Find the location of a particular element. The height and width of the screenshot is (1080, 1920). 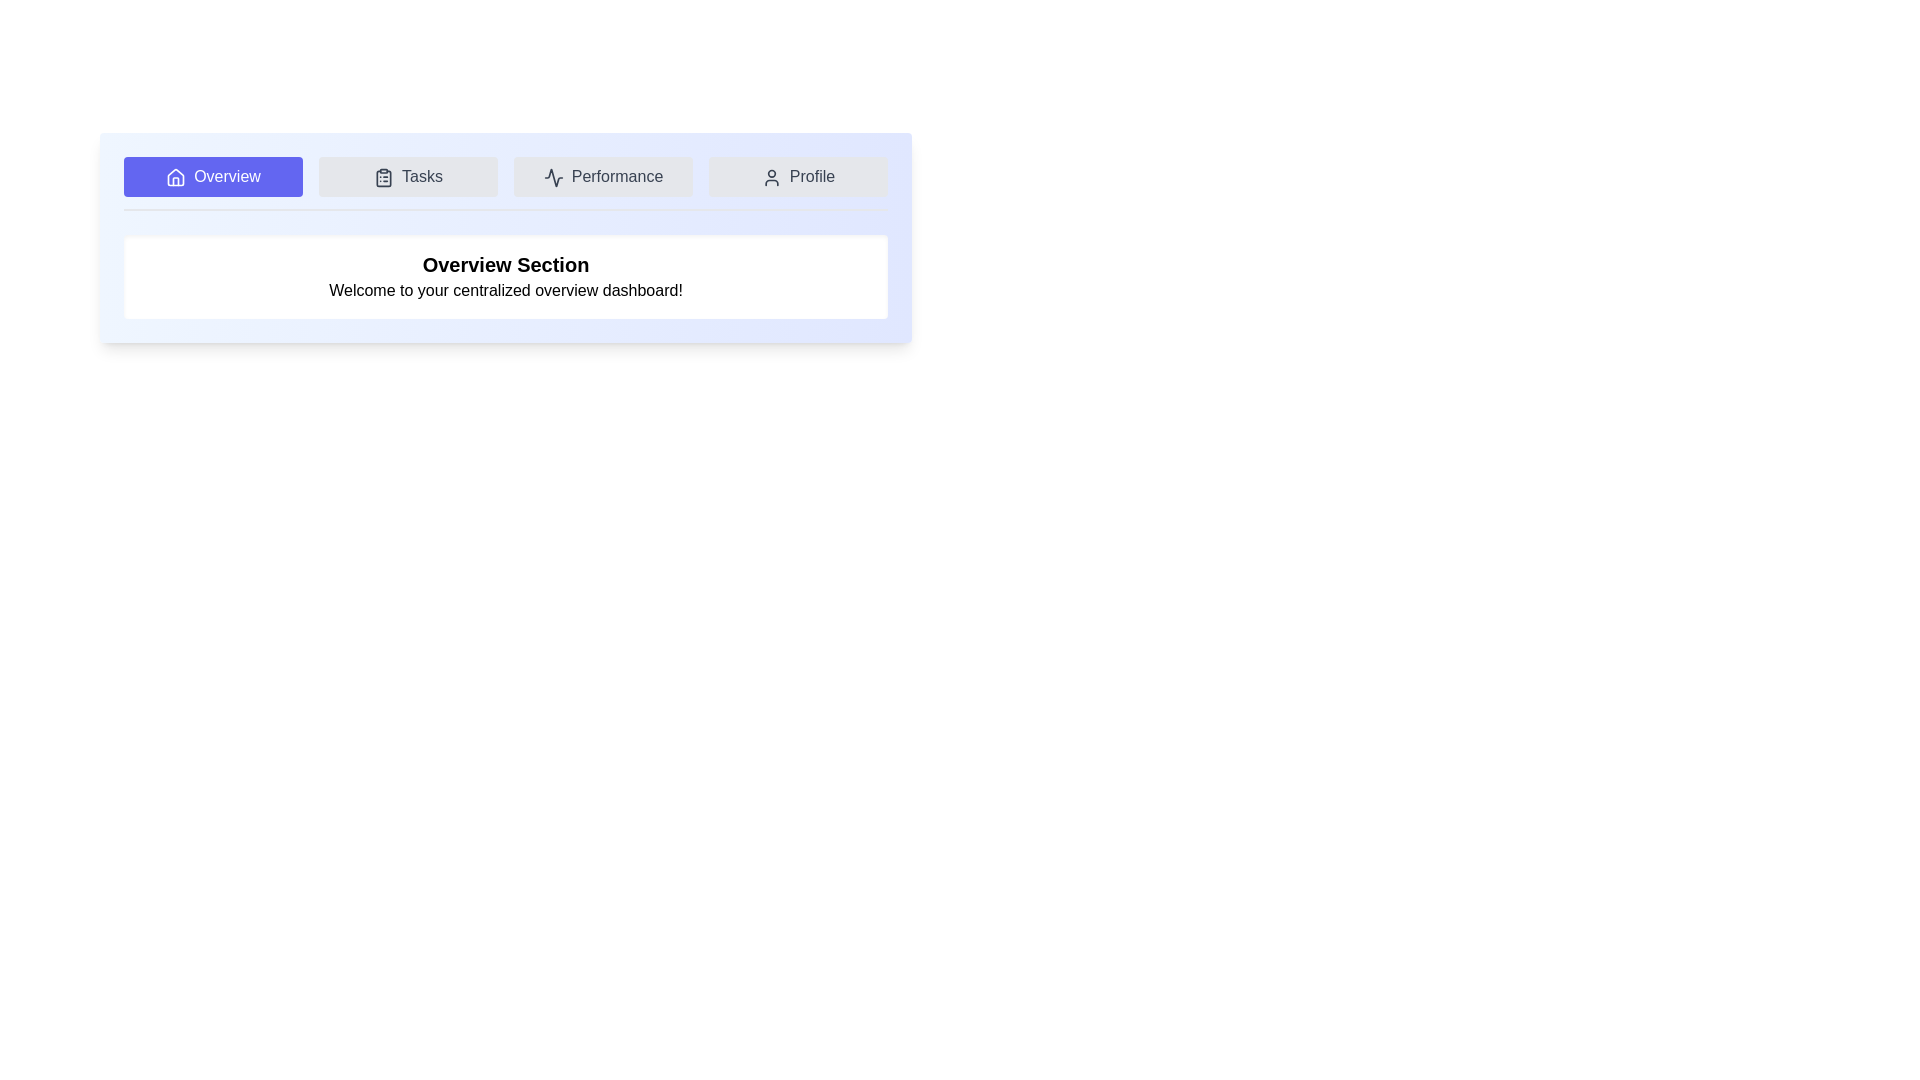

the activity graph icon located within the 'Performance' button, which is the third button from the left in the navigation bar at the top of the interface is located at coordinates (553, 176).